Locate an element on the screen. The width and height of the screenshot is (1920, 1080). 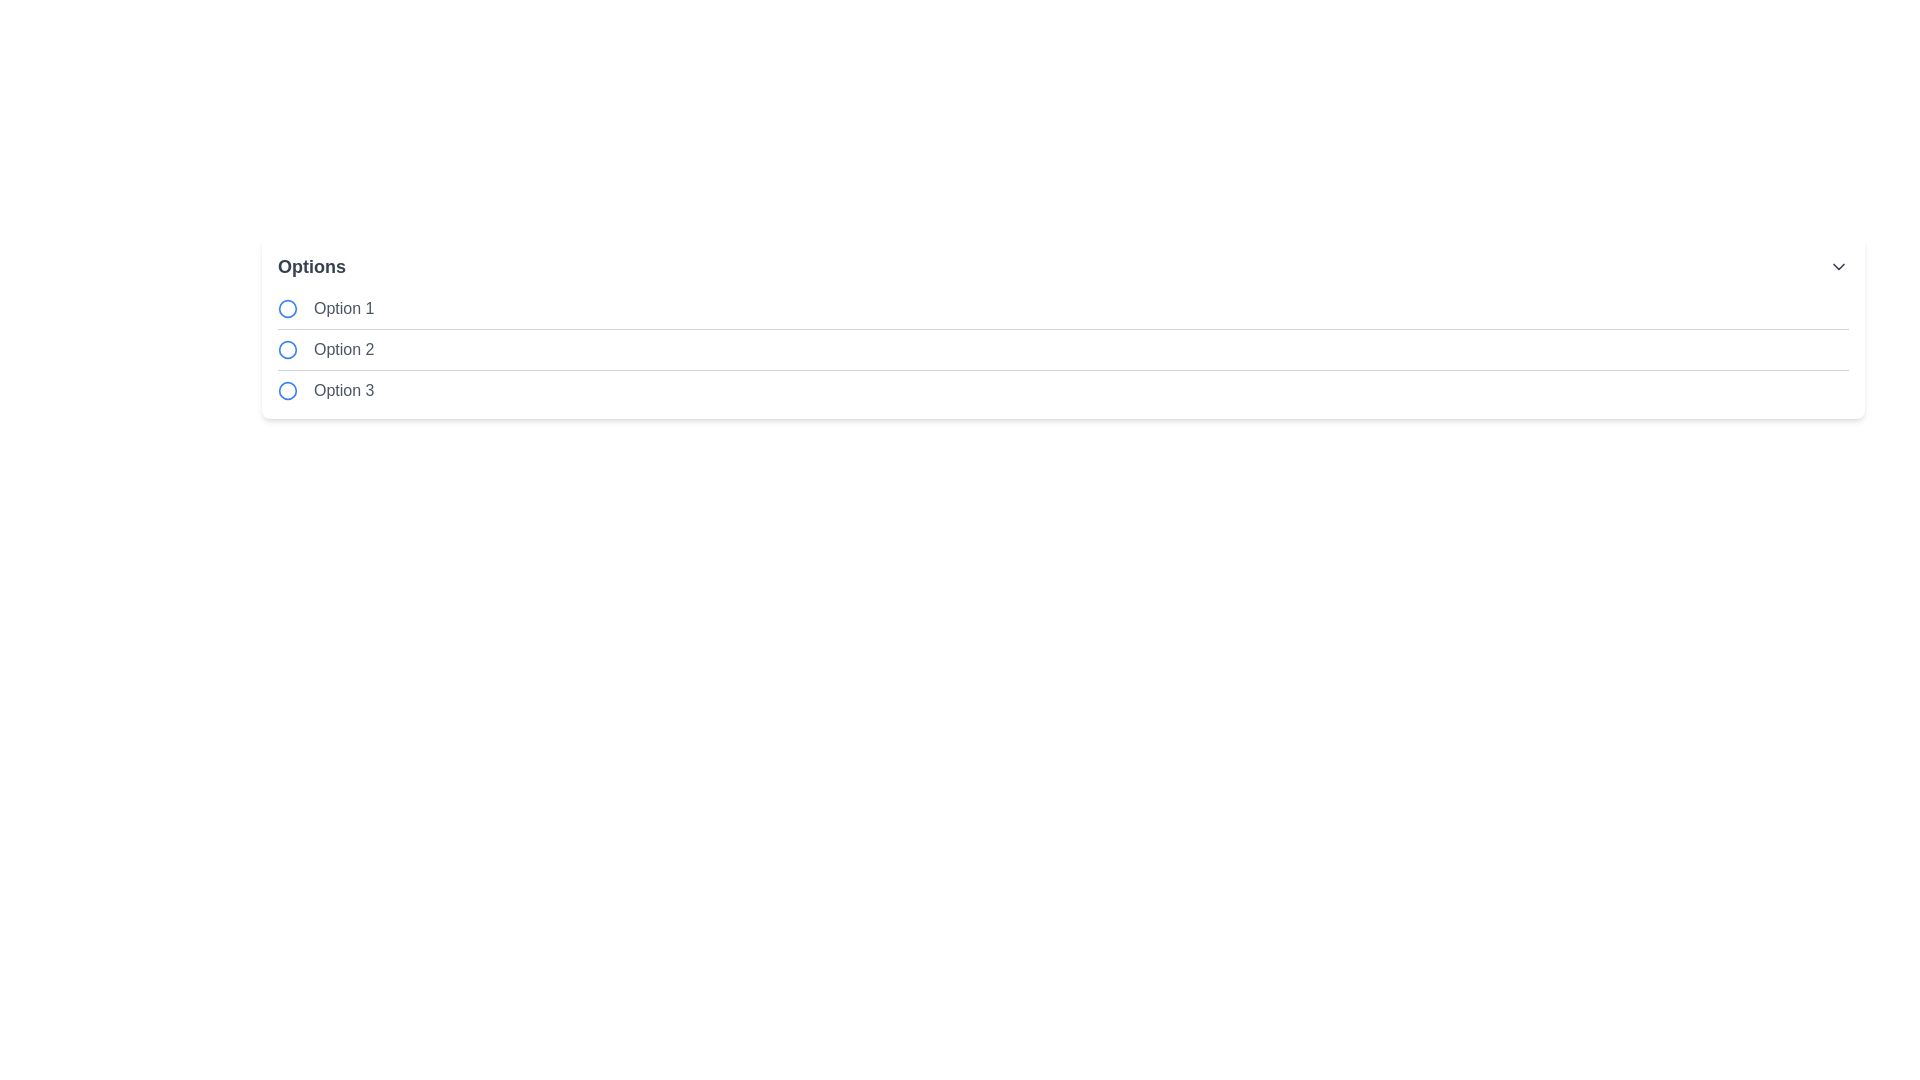
text displayed in the third textual label, which shows 'Option 3' and is associated with a blue circular icon is located at coordinates (344, 390).